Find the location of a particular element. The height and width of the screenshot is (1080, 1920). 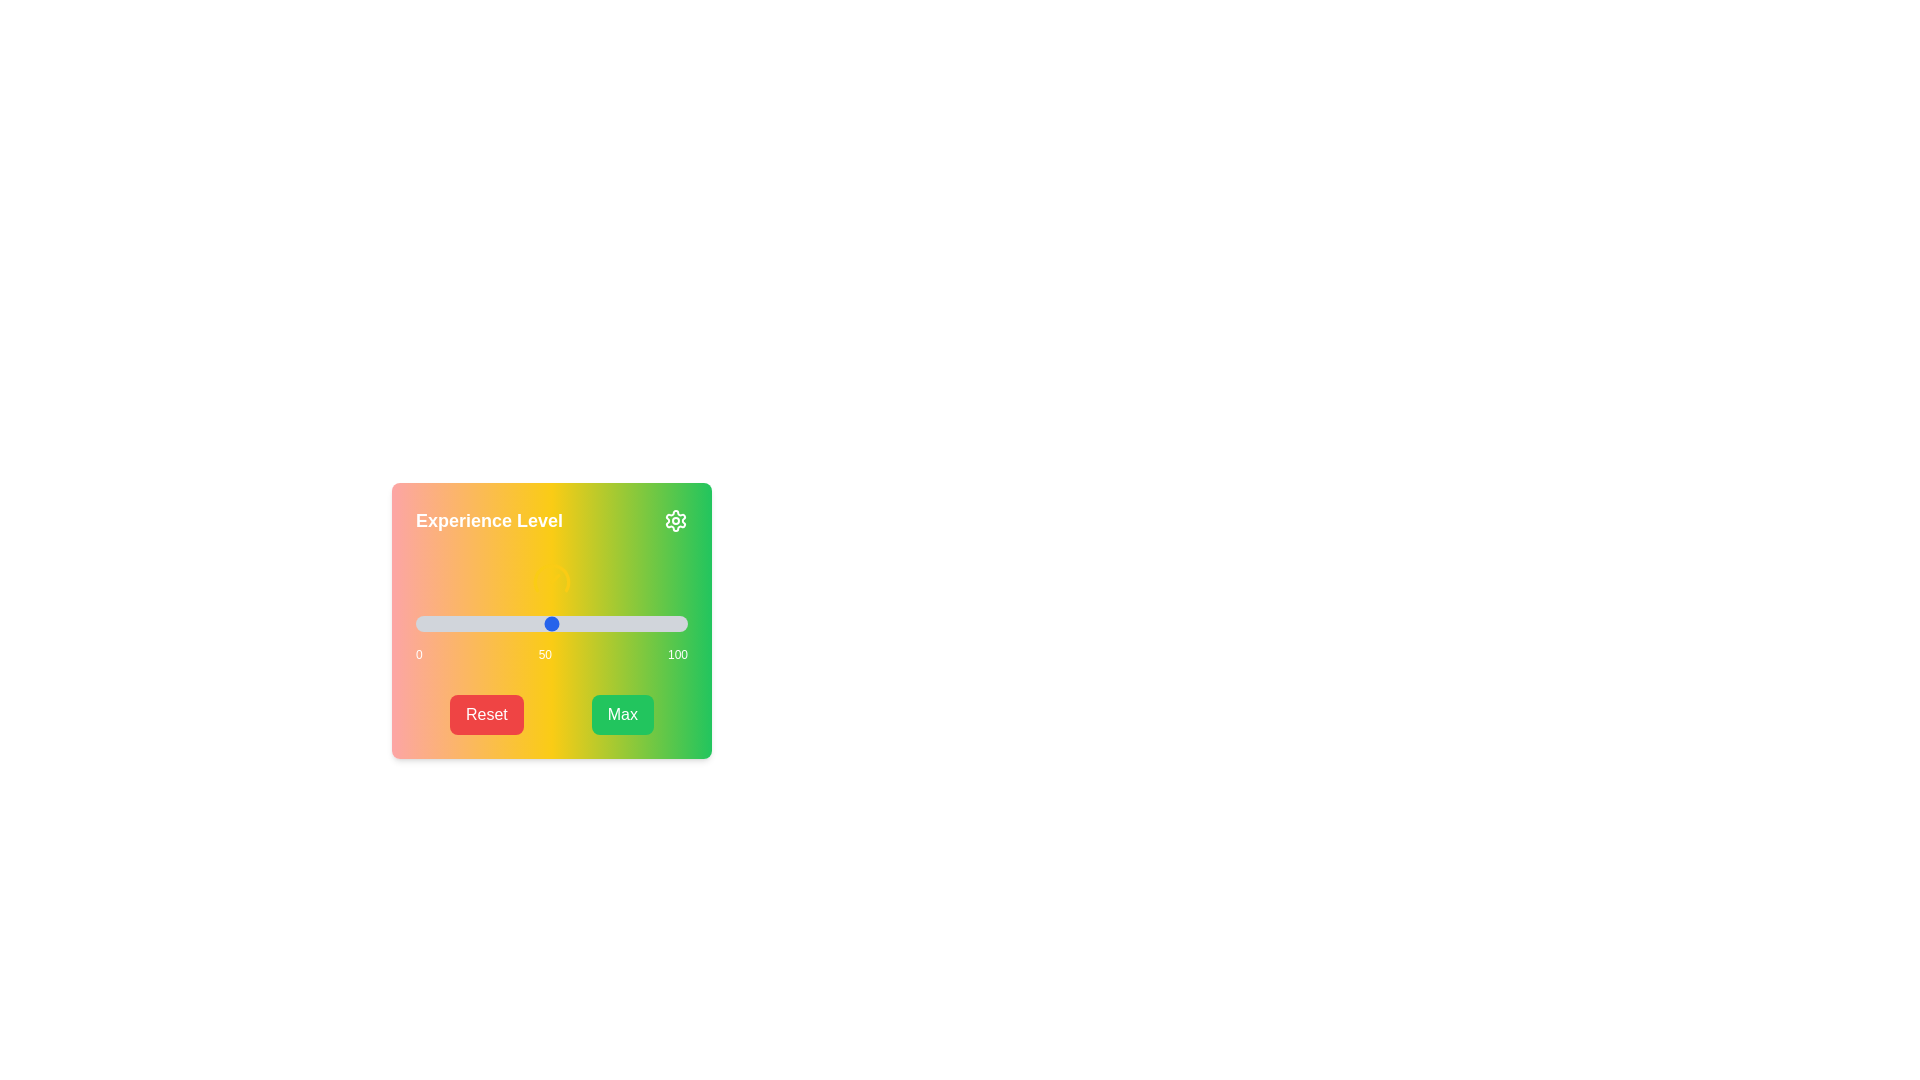

the slider to set the value to 21 is located at coordinates (472, 623).